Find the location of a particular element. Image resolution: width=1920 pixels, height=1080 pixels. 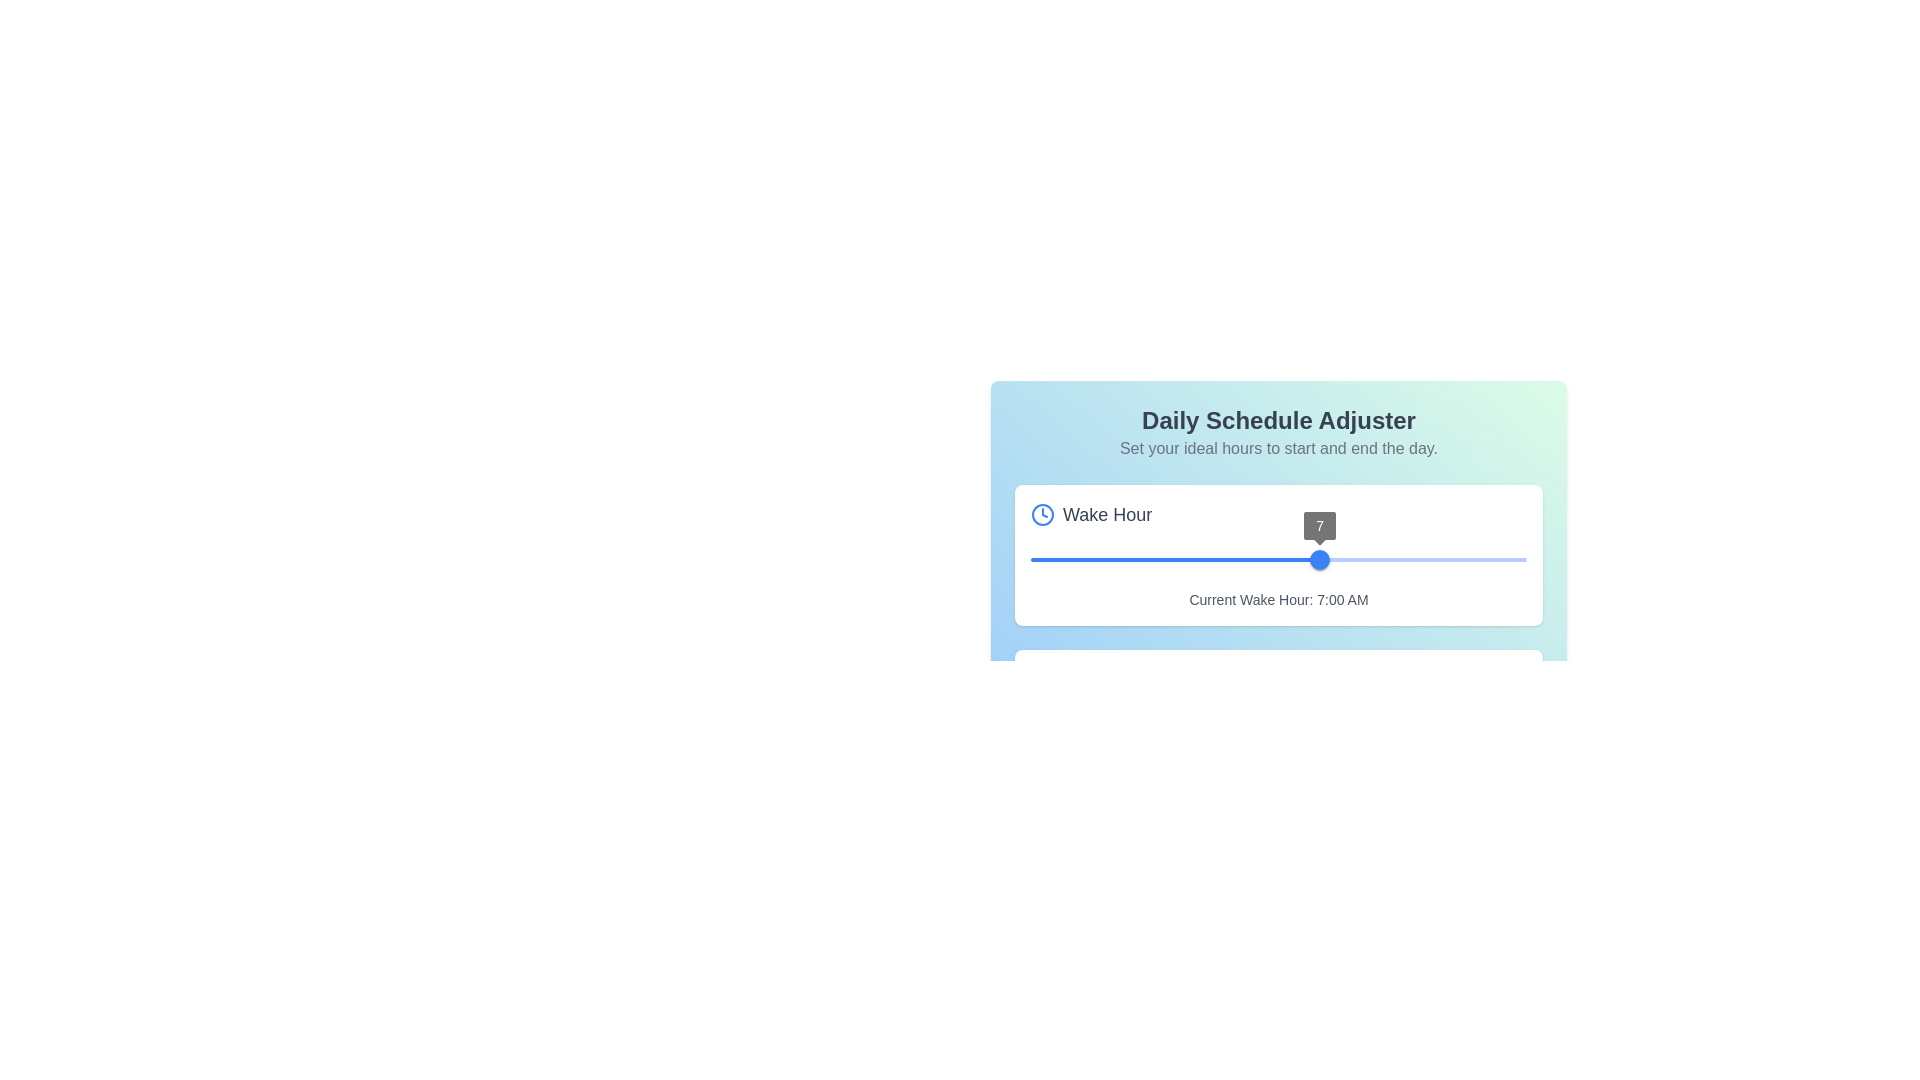

the thumb of the slider is located at coordinates (1175, 559).